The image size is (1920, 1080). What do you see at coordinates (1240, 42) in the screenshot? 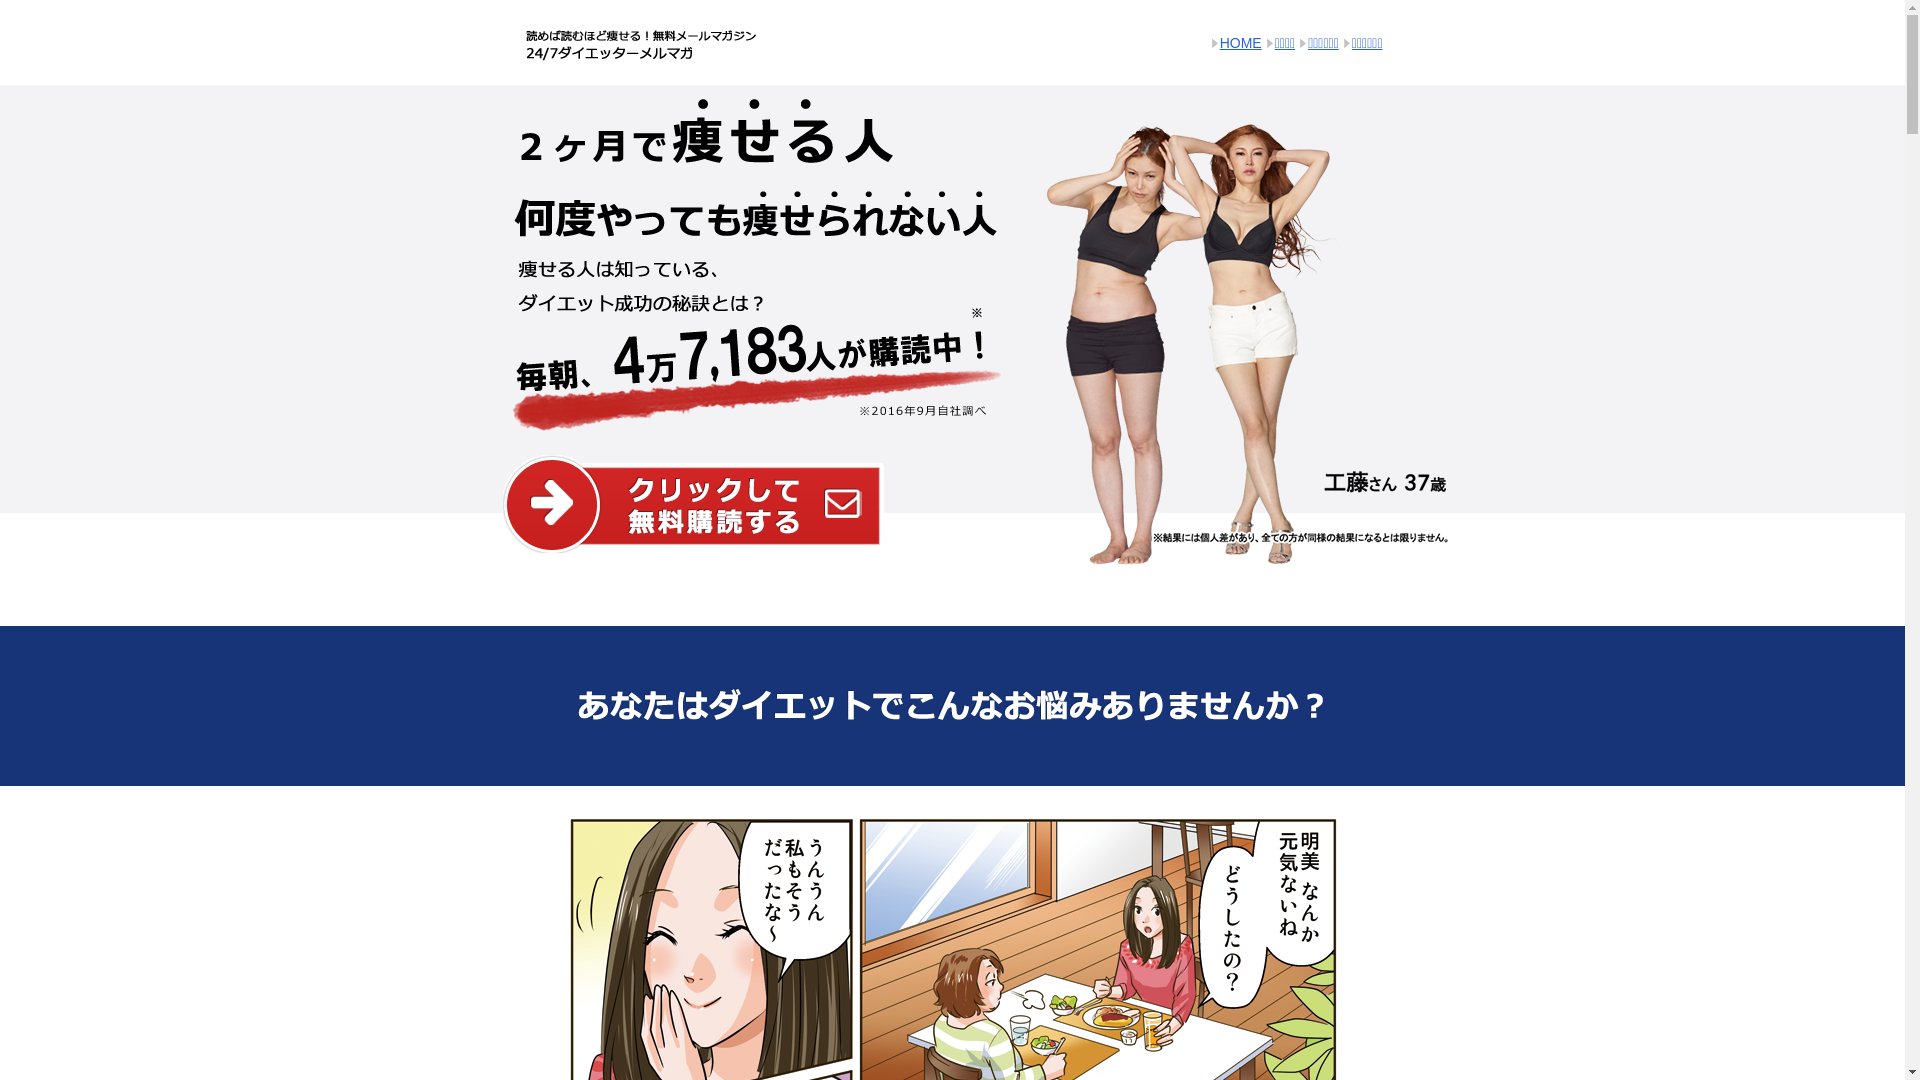
I see `'HOME'` at bounding box center [1240, 42].